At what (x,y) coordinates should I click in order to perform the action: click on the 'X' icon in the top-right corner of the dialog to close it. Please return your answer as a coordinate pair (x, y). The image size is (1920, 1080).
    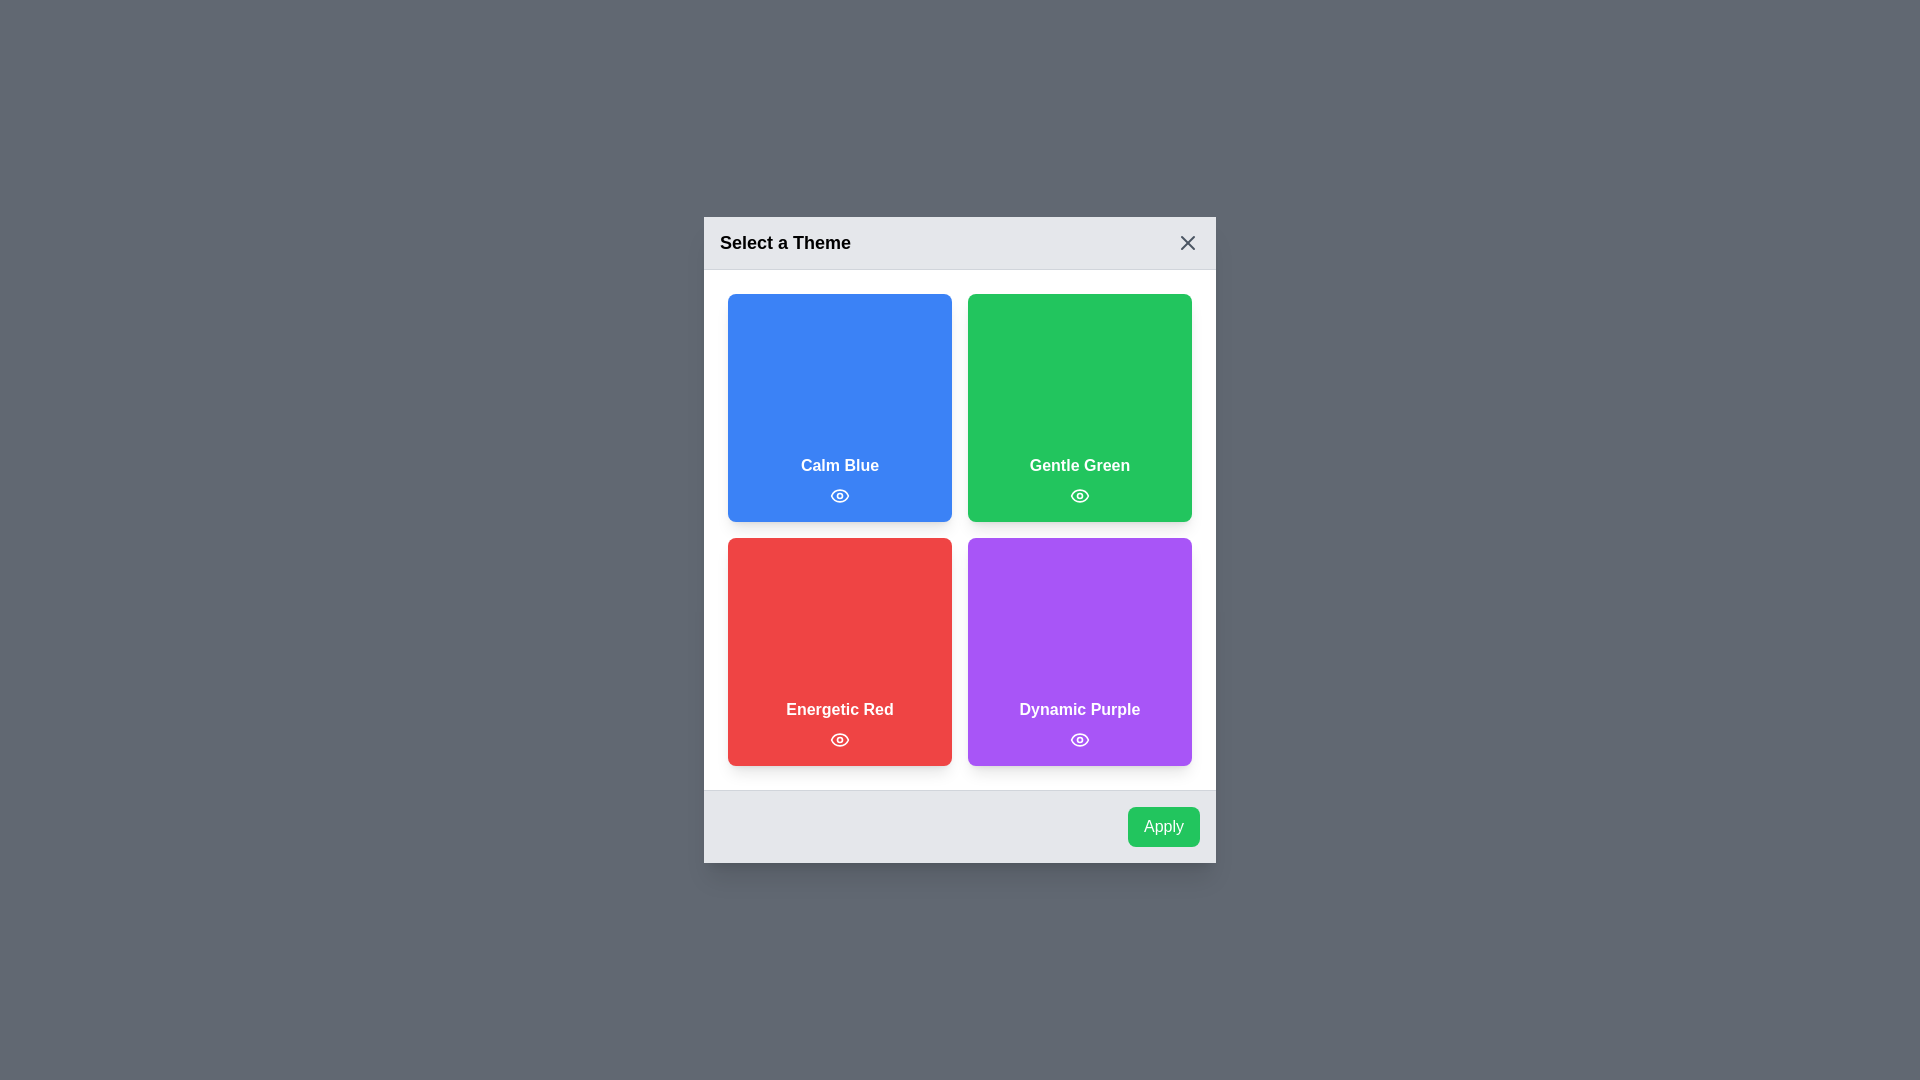
    Looking at the image, I should click on (1188, 242).